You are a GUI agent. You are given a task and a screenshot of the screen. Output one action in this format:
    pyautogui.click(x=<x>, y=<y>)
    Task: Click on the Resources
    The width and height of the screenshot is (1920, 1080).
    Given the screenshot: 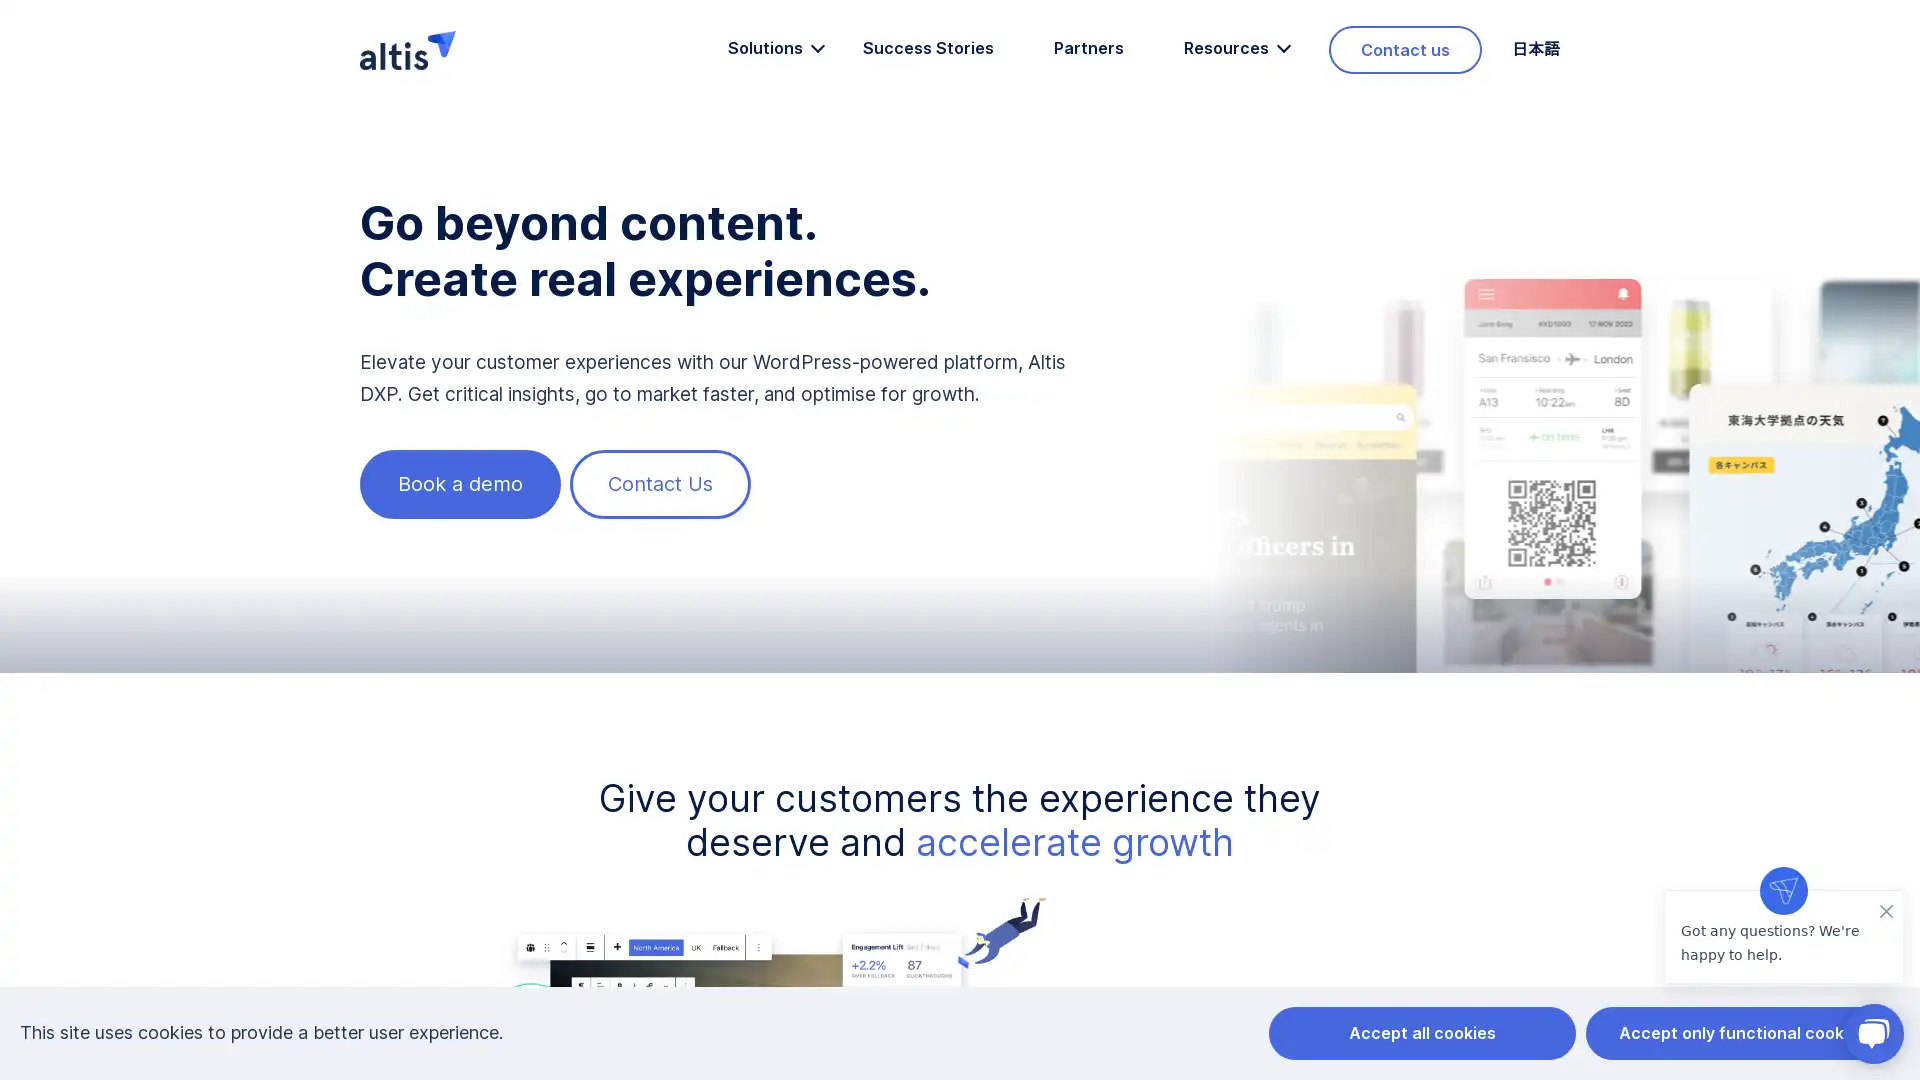 What is the action you would take?
    pyautogui.click(x=1224, y=46)
    